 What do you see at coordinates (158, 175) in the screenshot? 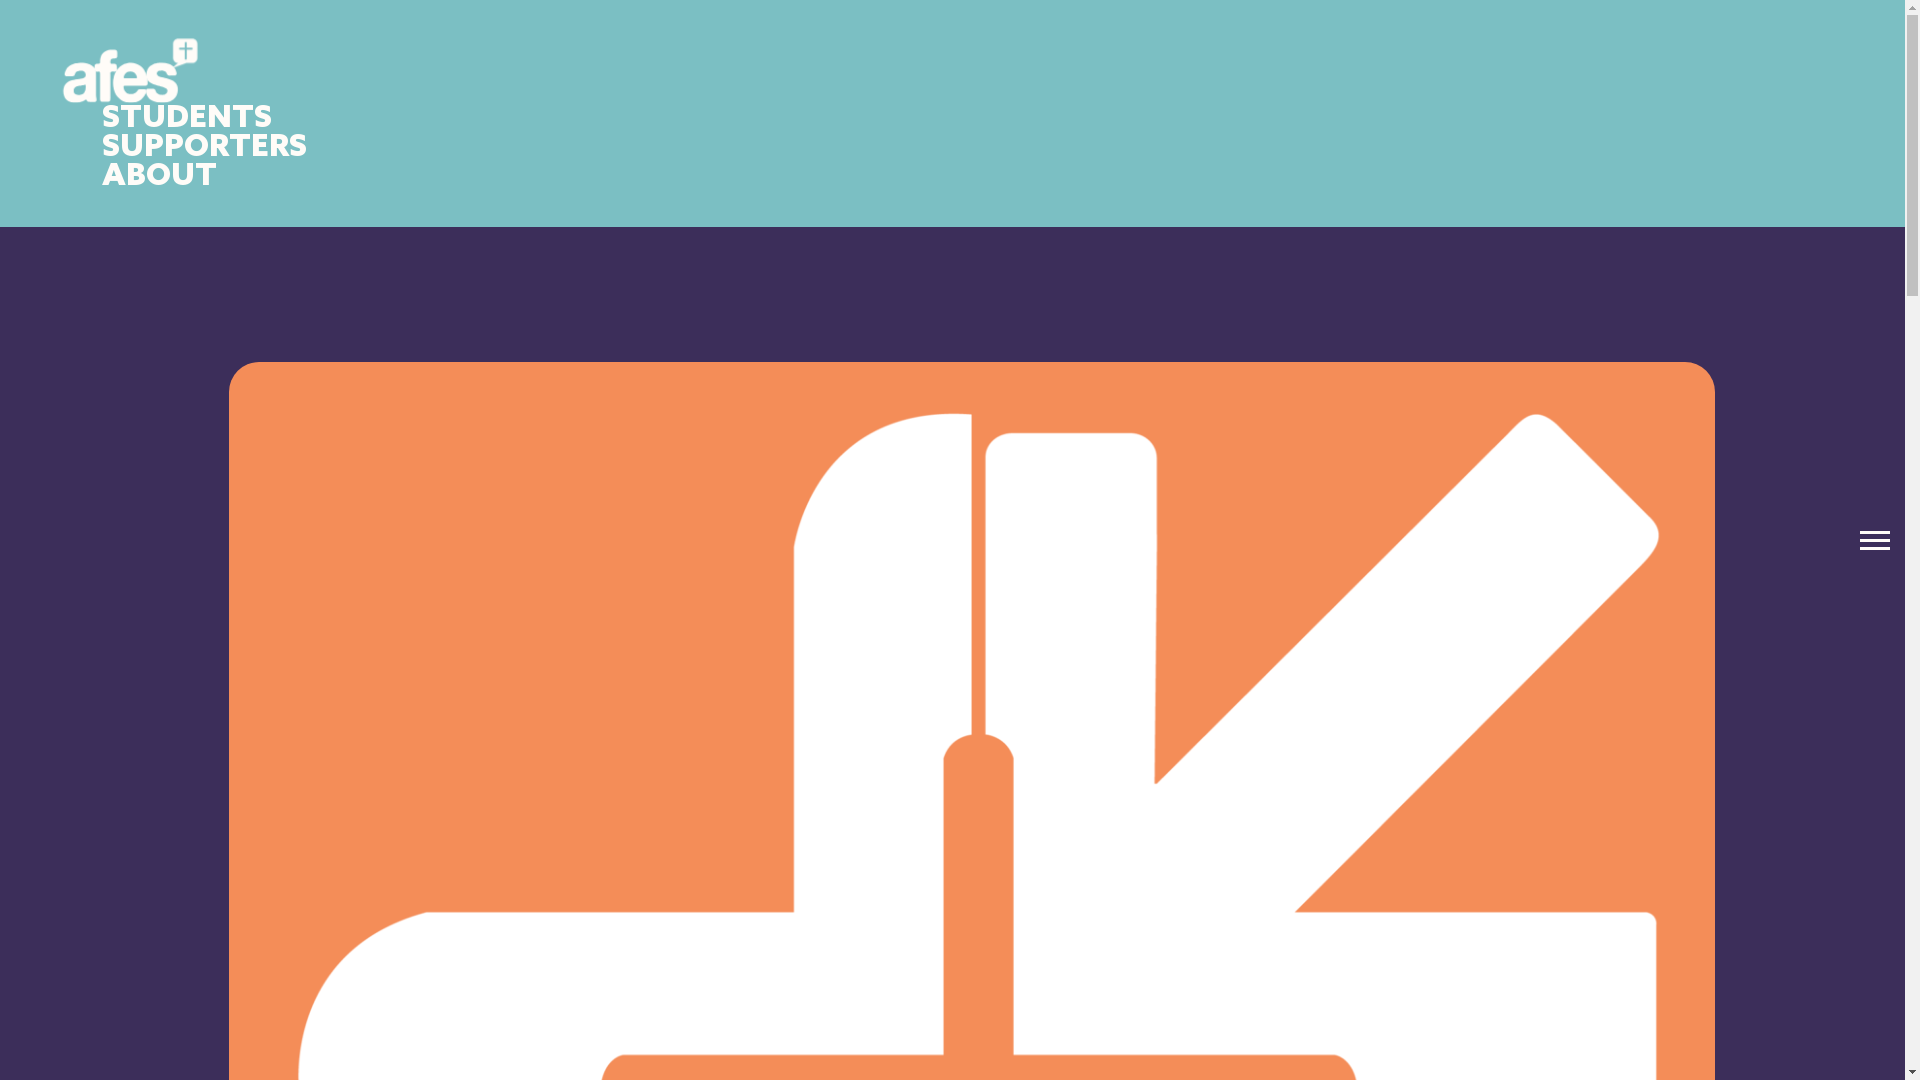
I see `'ABOUT'` at bounding box center [158, 175].